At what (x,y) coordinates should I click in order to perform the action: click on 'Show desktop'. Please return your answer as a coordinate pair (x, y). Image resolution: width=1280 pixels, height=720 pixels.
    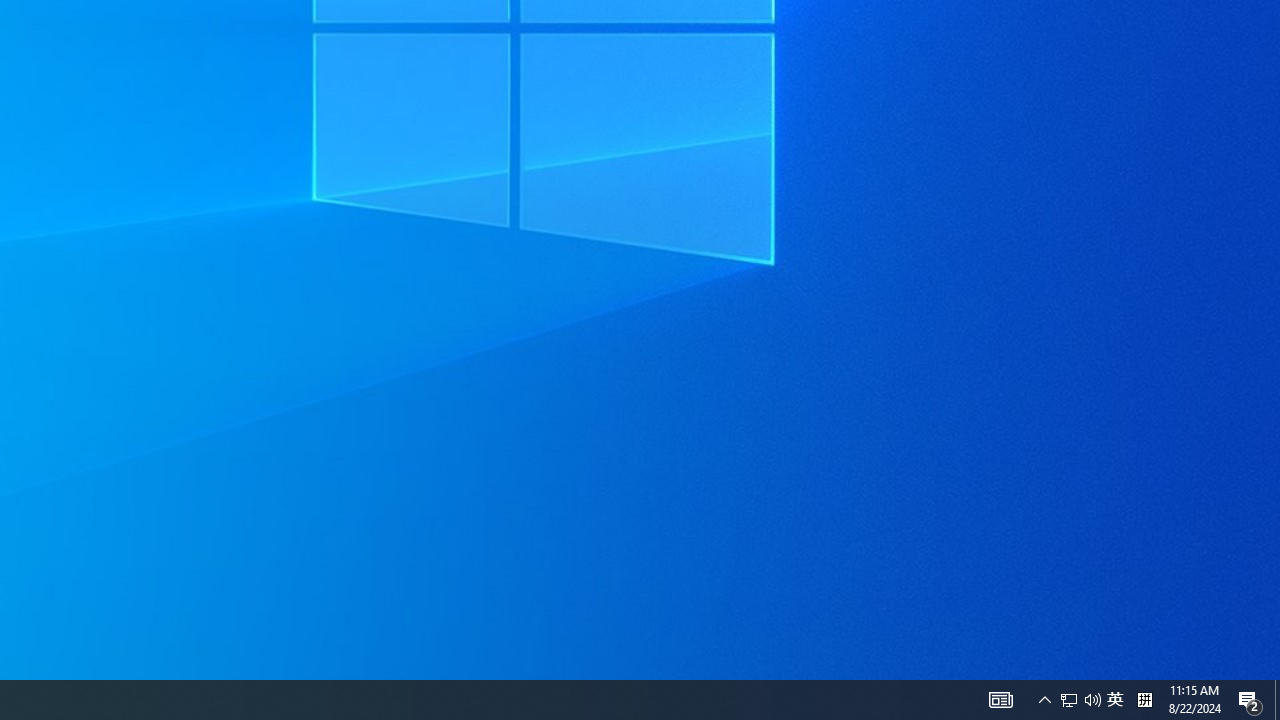
    Looking at the image, I should click on (1276, 698).